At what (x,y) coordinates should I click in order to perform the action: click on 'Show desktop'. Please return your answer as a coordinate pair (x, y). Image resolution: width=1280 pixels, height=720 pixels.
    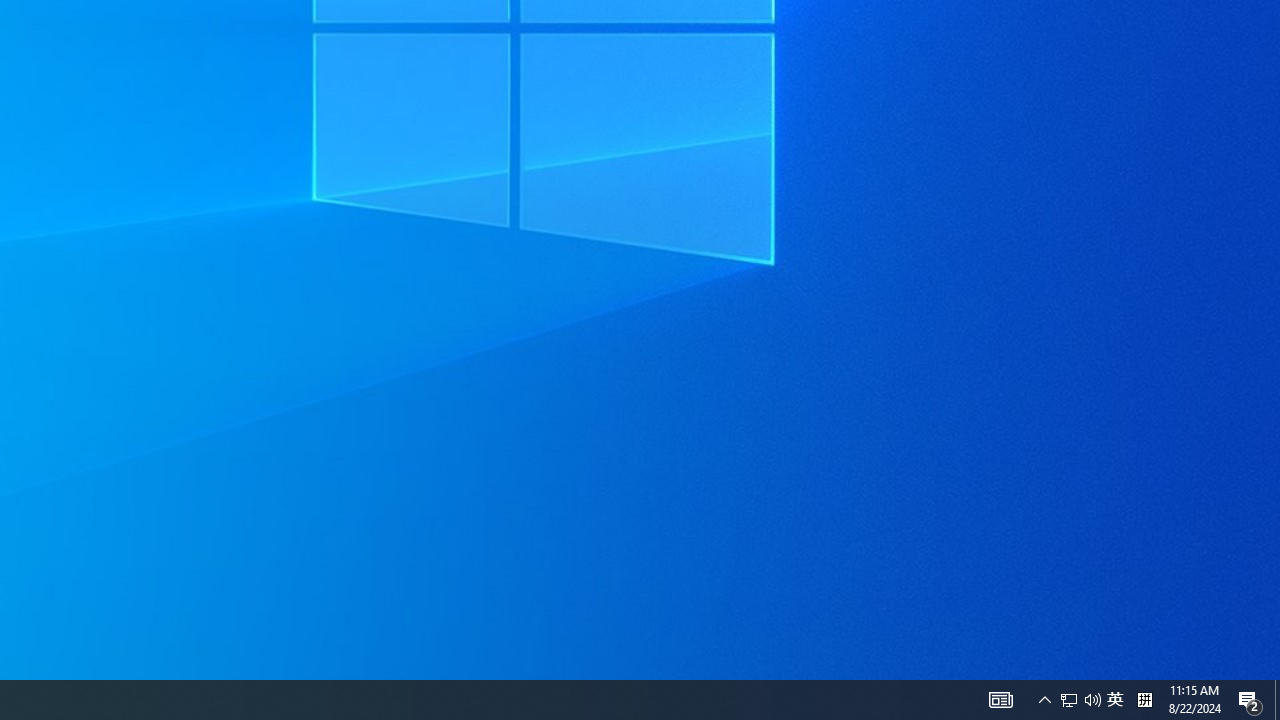
    Looking at the image, I should click on (1276, 698).